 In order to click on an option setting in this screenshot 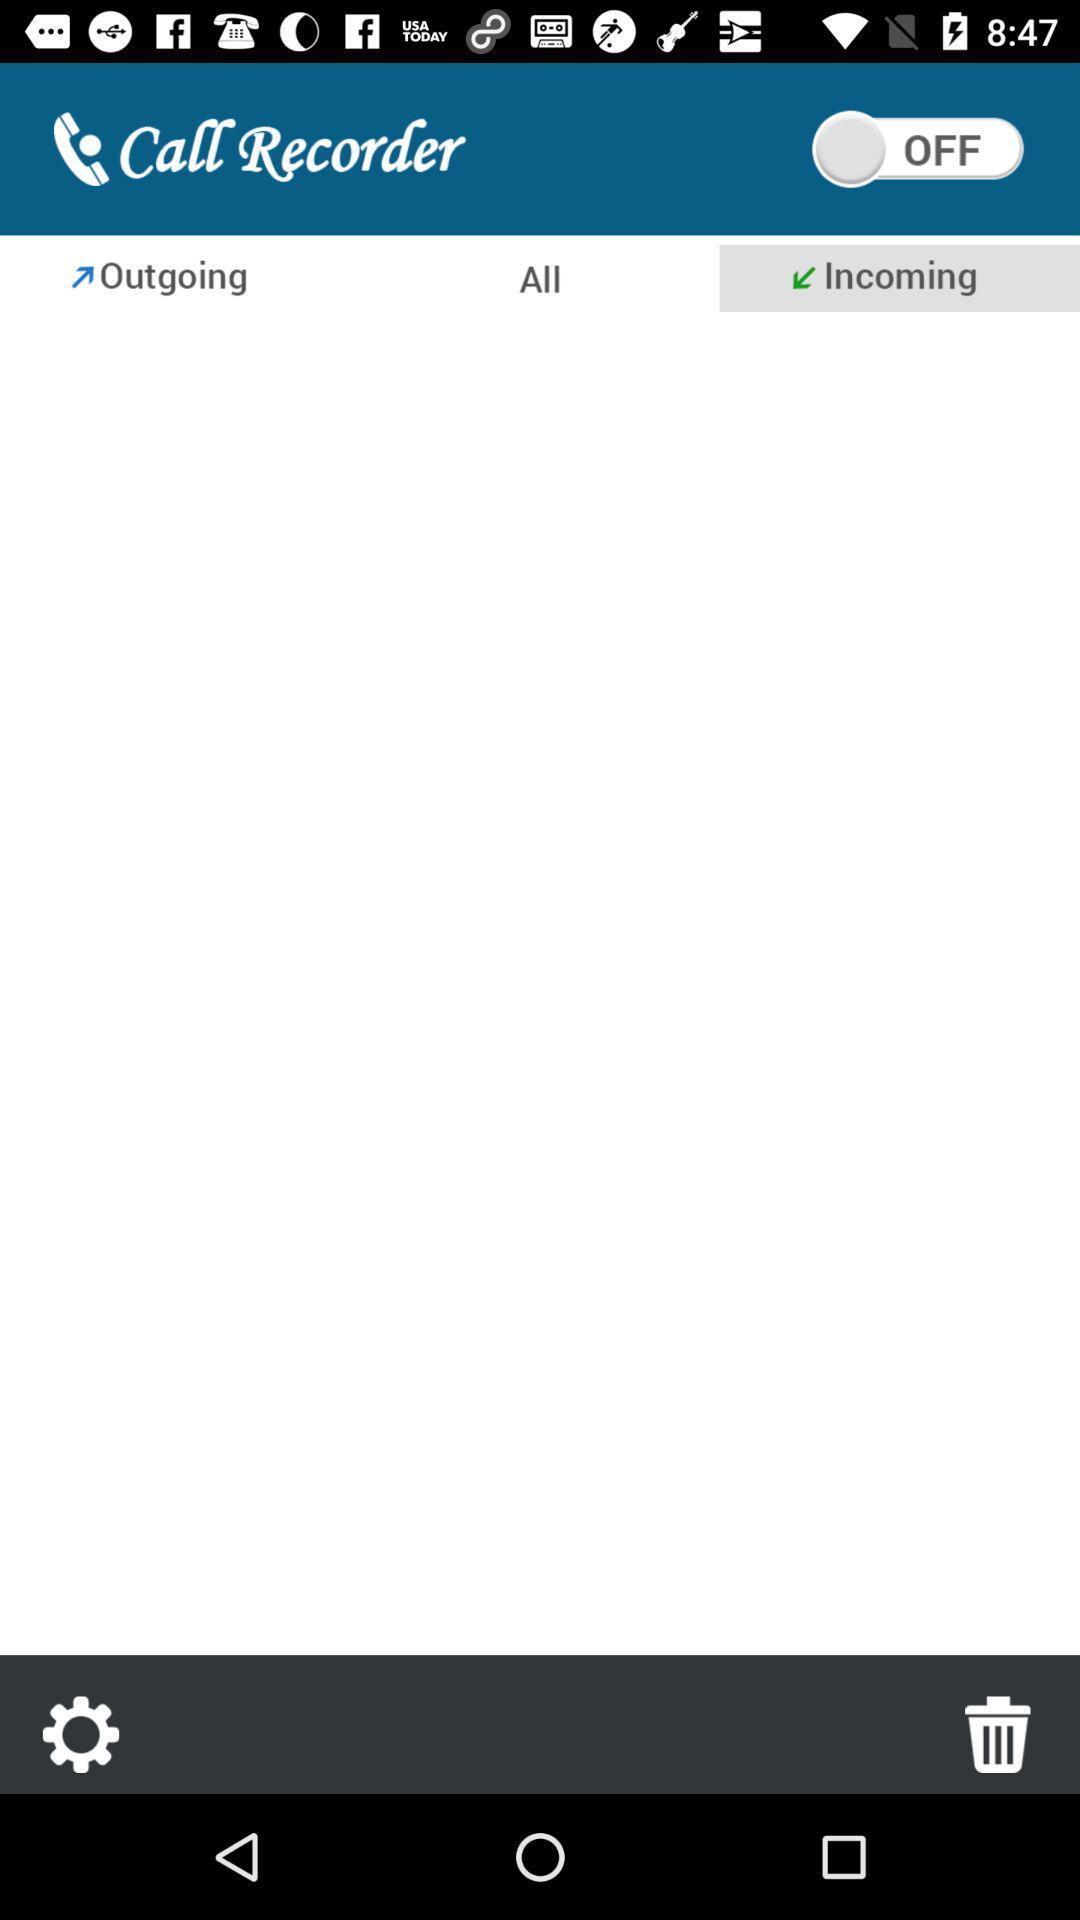, I will do `click(80, 1733)`.